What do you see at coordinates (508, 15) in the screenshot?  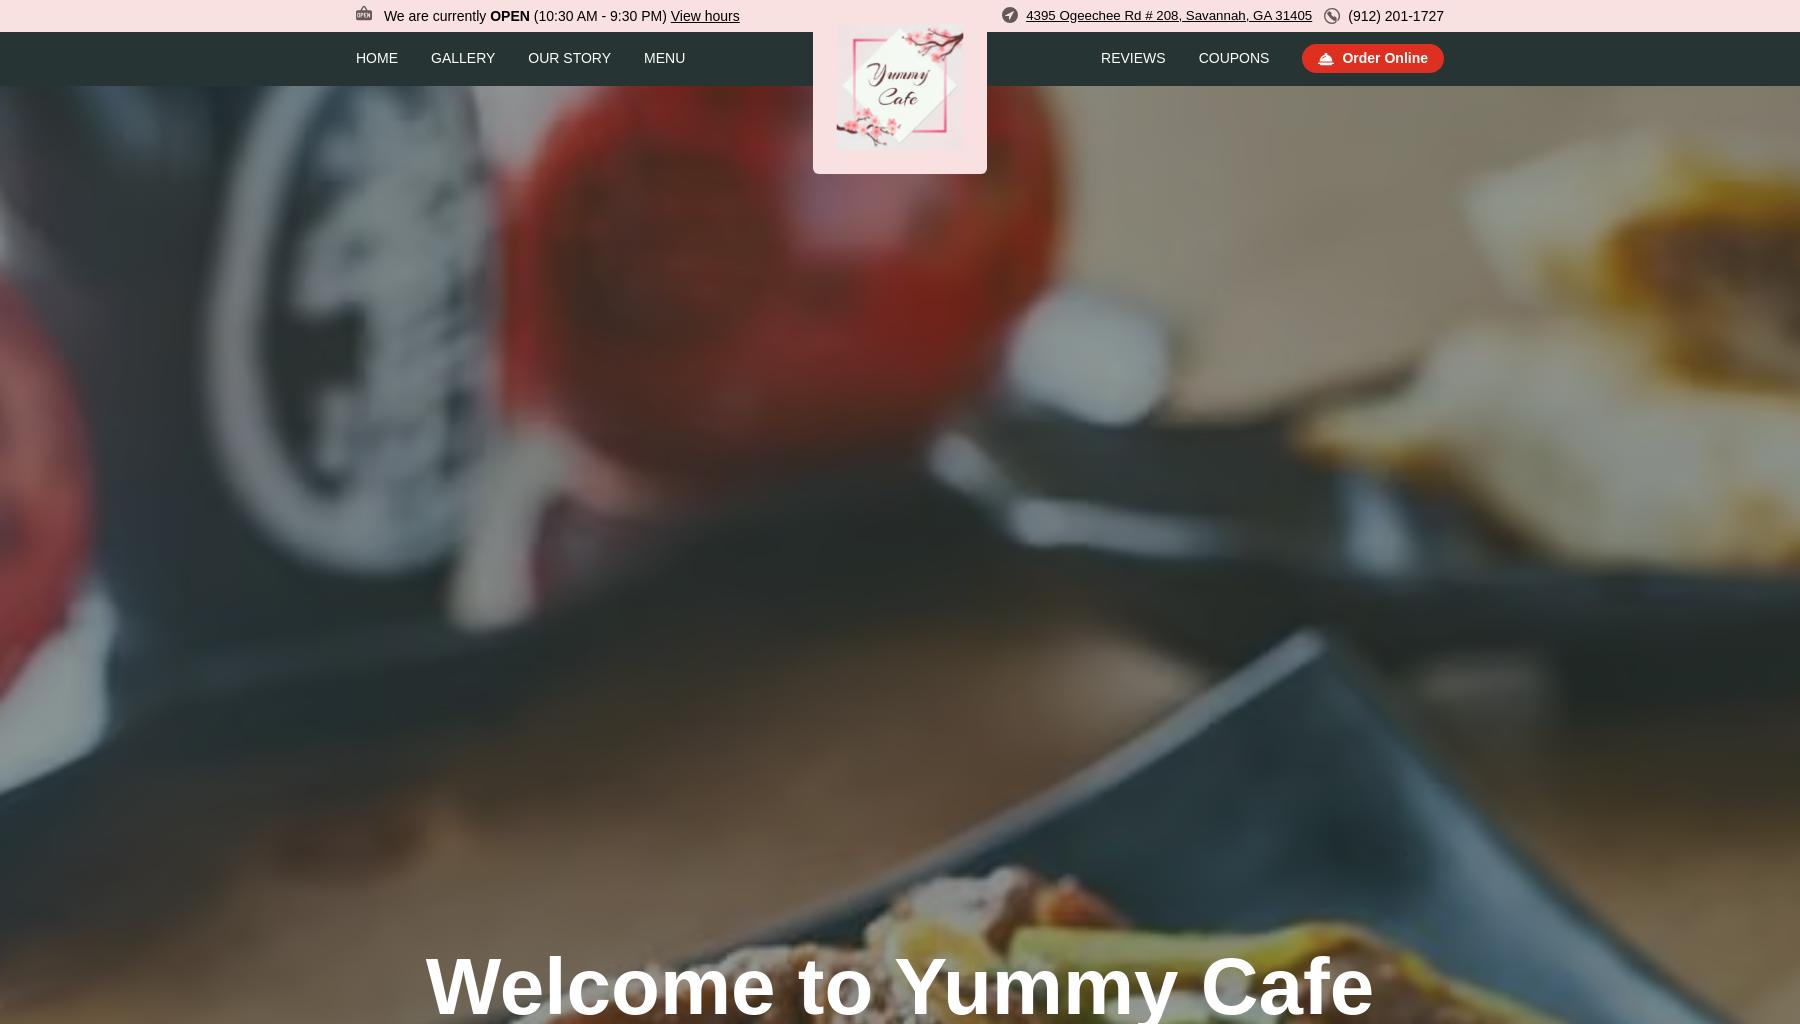 I see `'OPEN'` at bounding box center [508, 15].